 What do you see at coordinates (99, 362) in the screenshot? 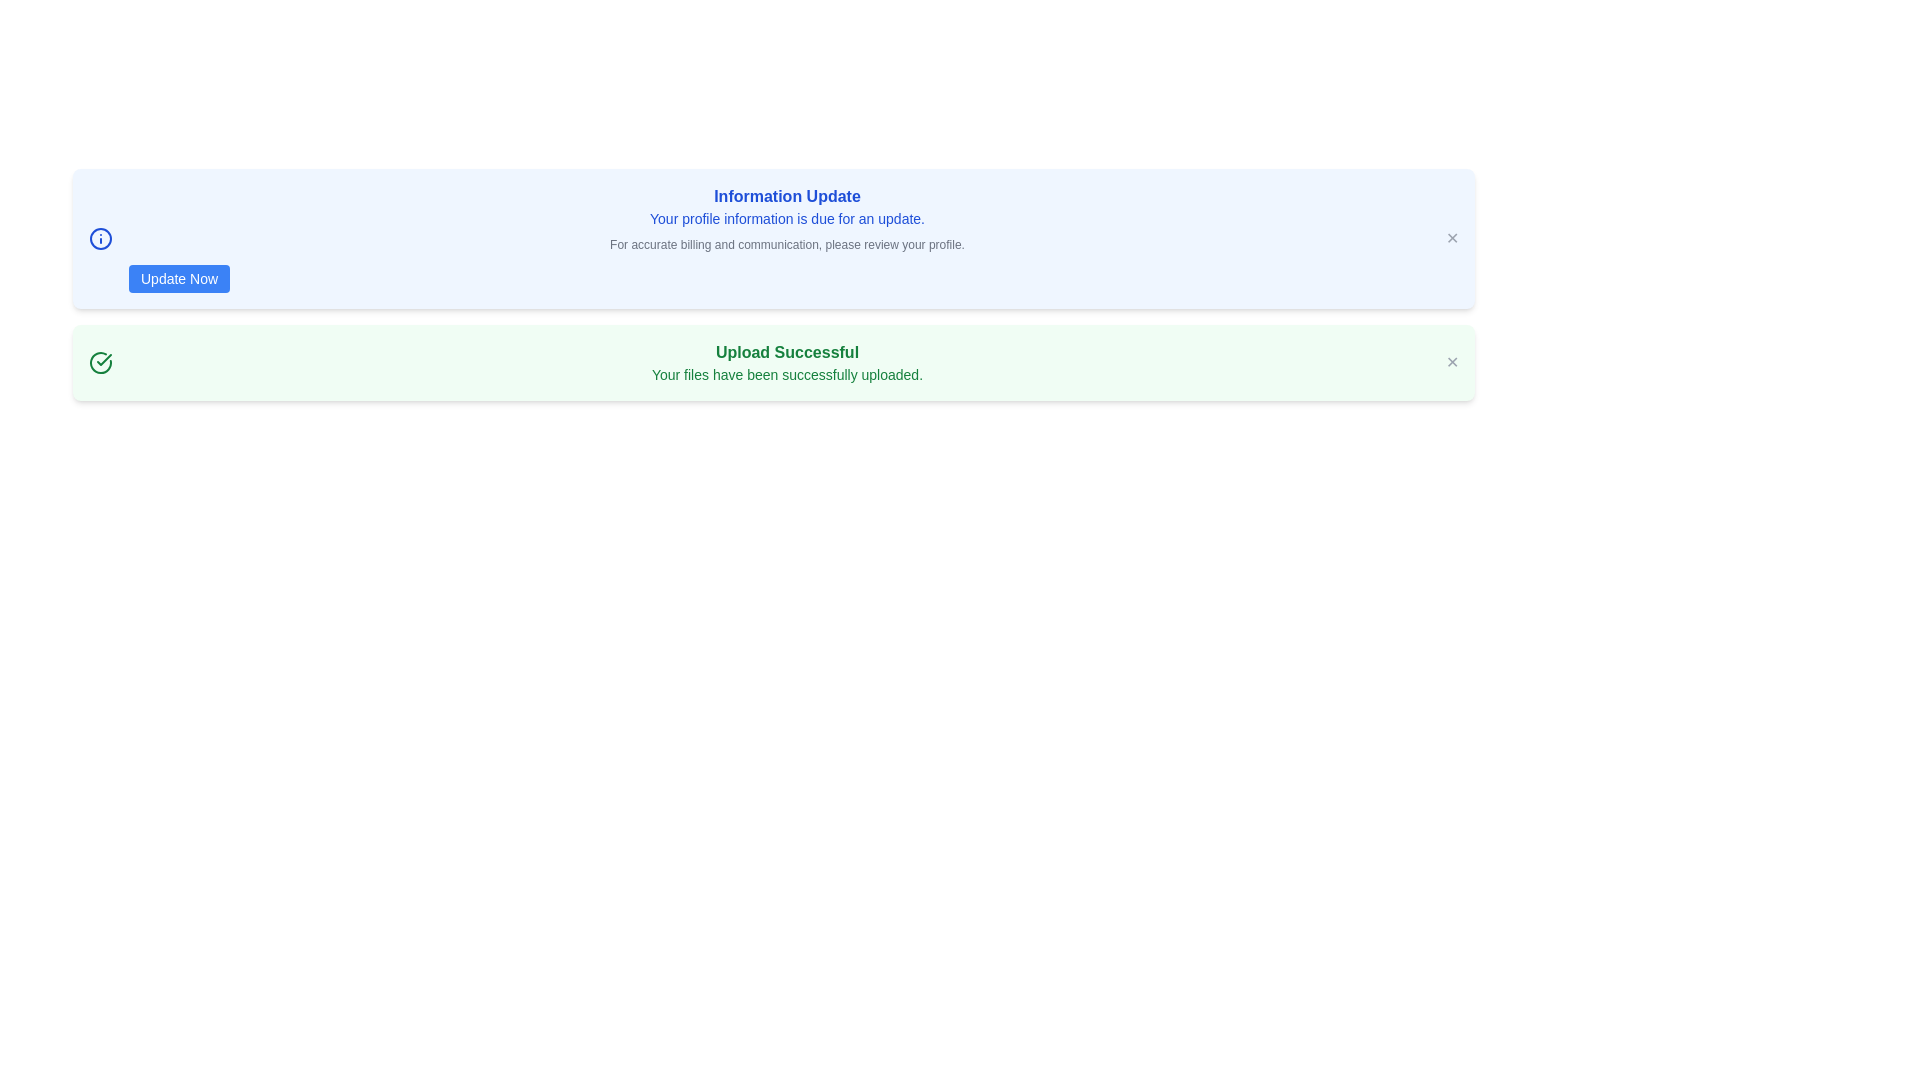
I see `the success confirmation icon located on the left side of the green notification bar, which indicates that the file upload was successful` at bounding box center [99, 362].